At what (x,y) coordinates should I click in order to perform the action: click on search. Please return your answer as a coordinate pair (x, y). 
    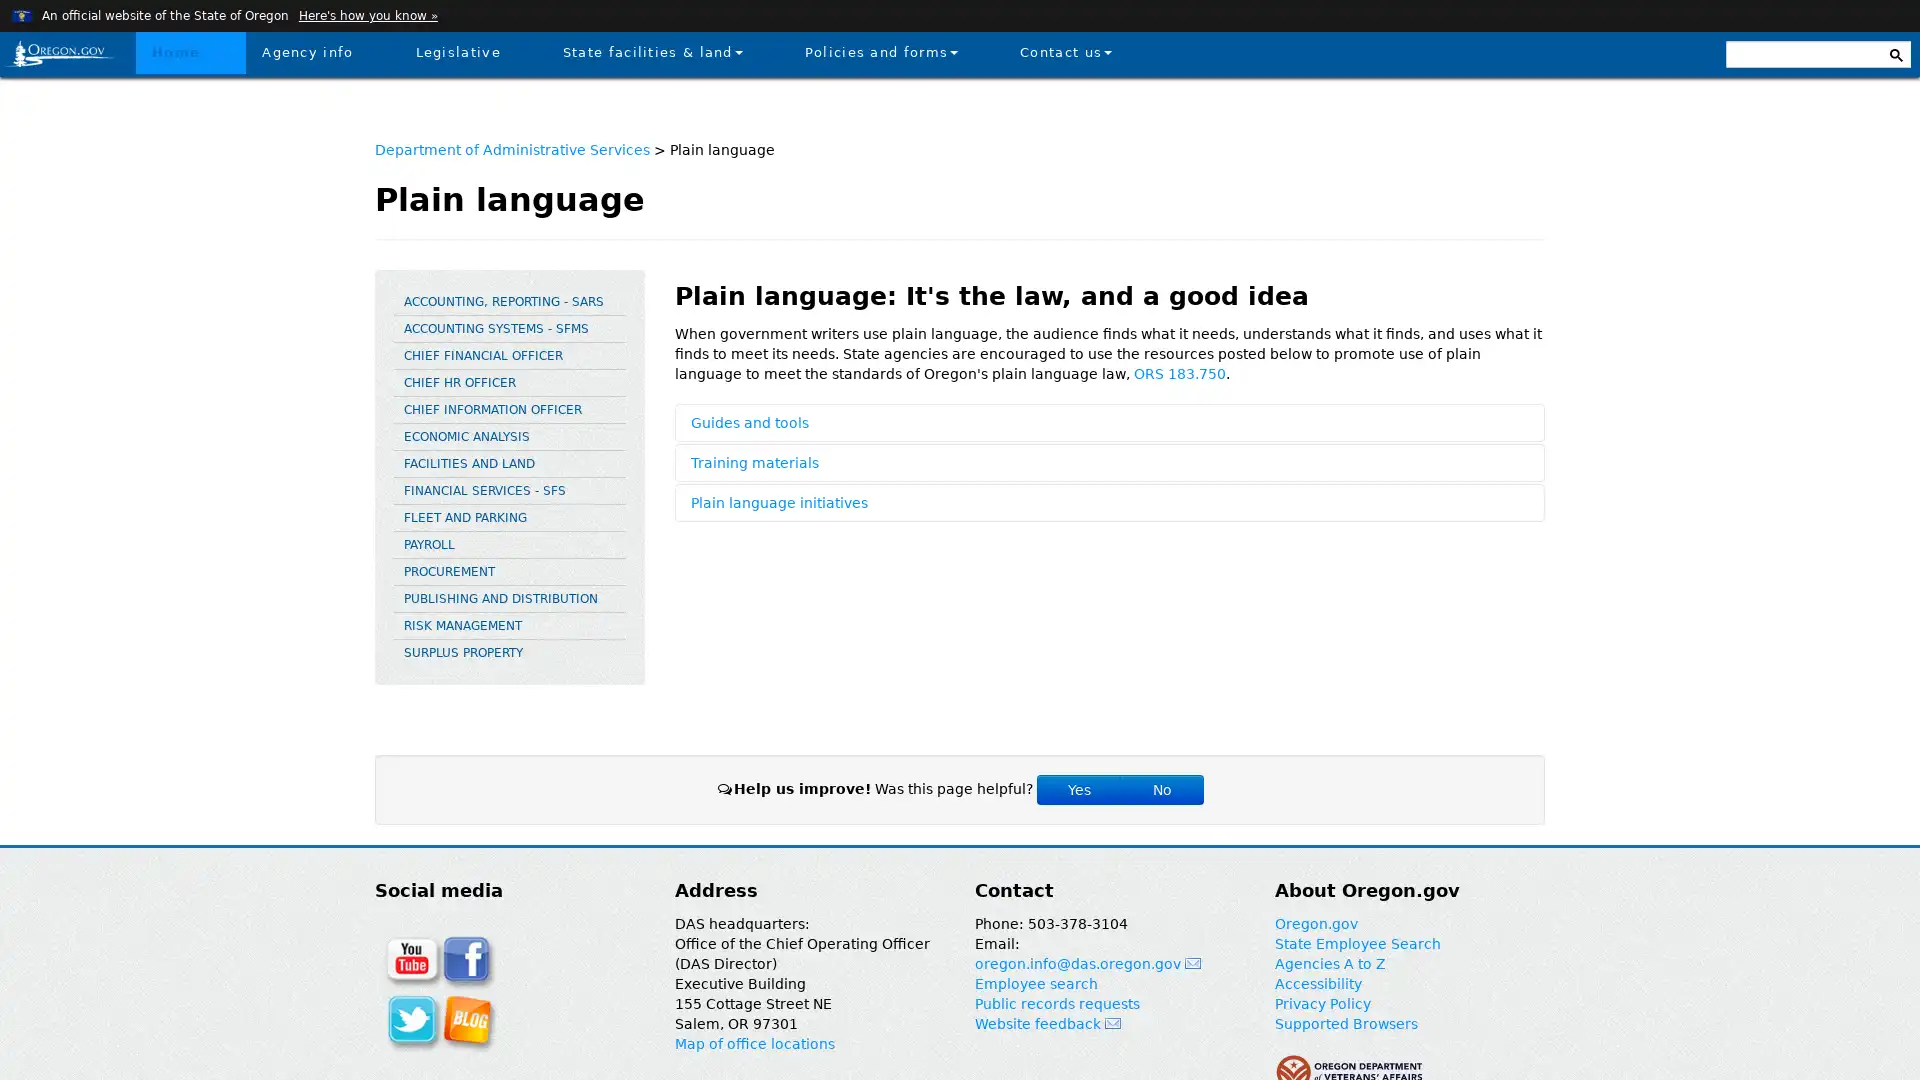
    Looking at the image, I should click on (1895, 48).